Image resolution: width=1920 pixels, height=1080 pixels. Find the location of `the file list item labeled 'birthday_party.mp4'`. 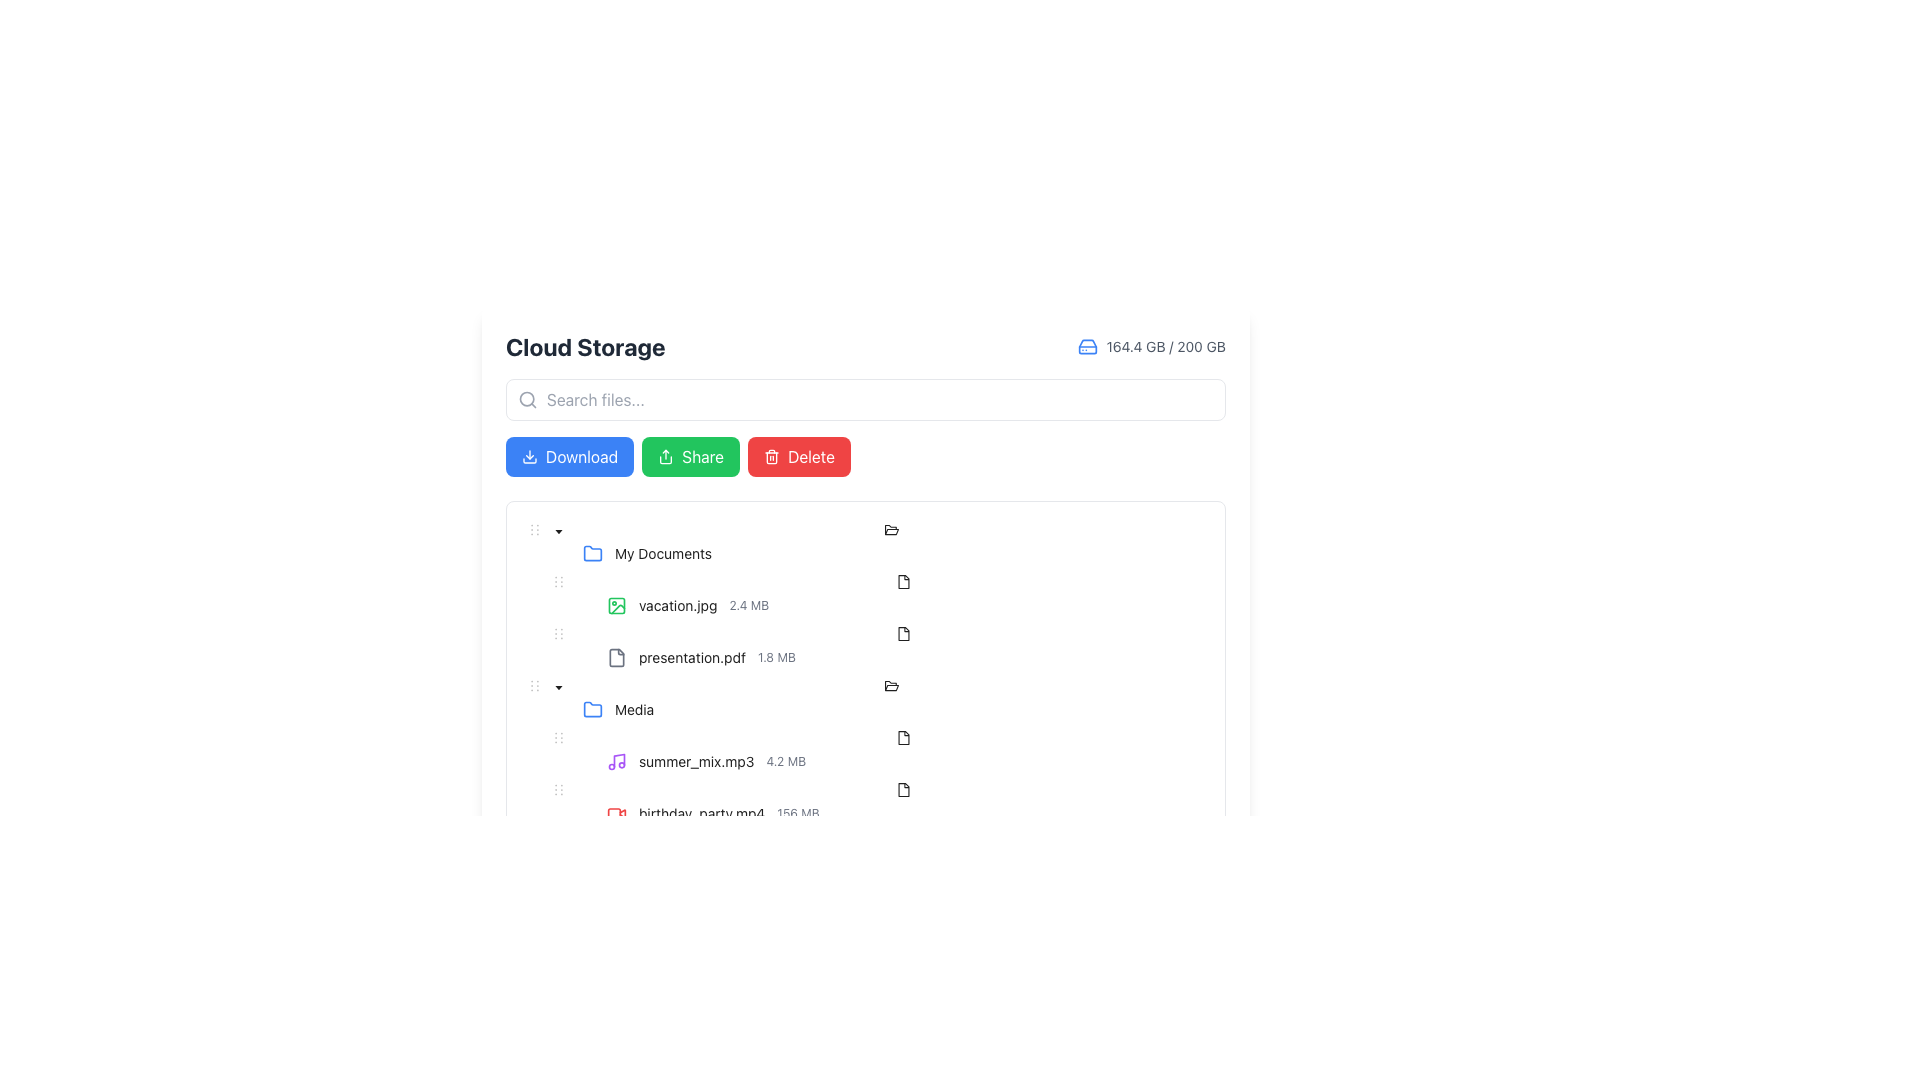

the file list item labeled 'birthday_party.mp4' is located at coordinates (902, 801).